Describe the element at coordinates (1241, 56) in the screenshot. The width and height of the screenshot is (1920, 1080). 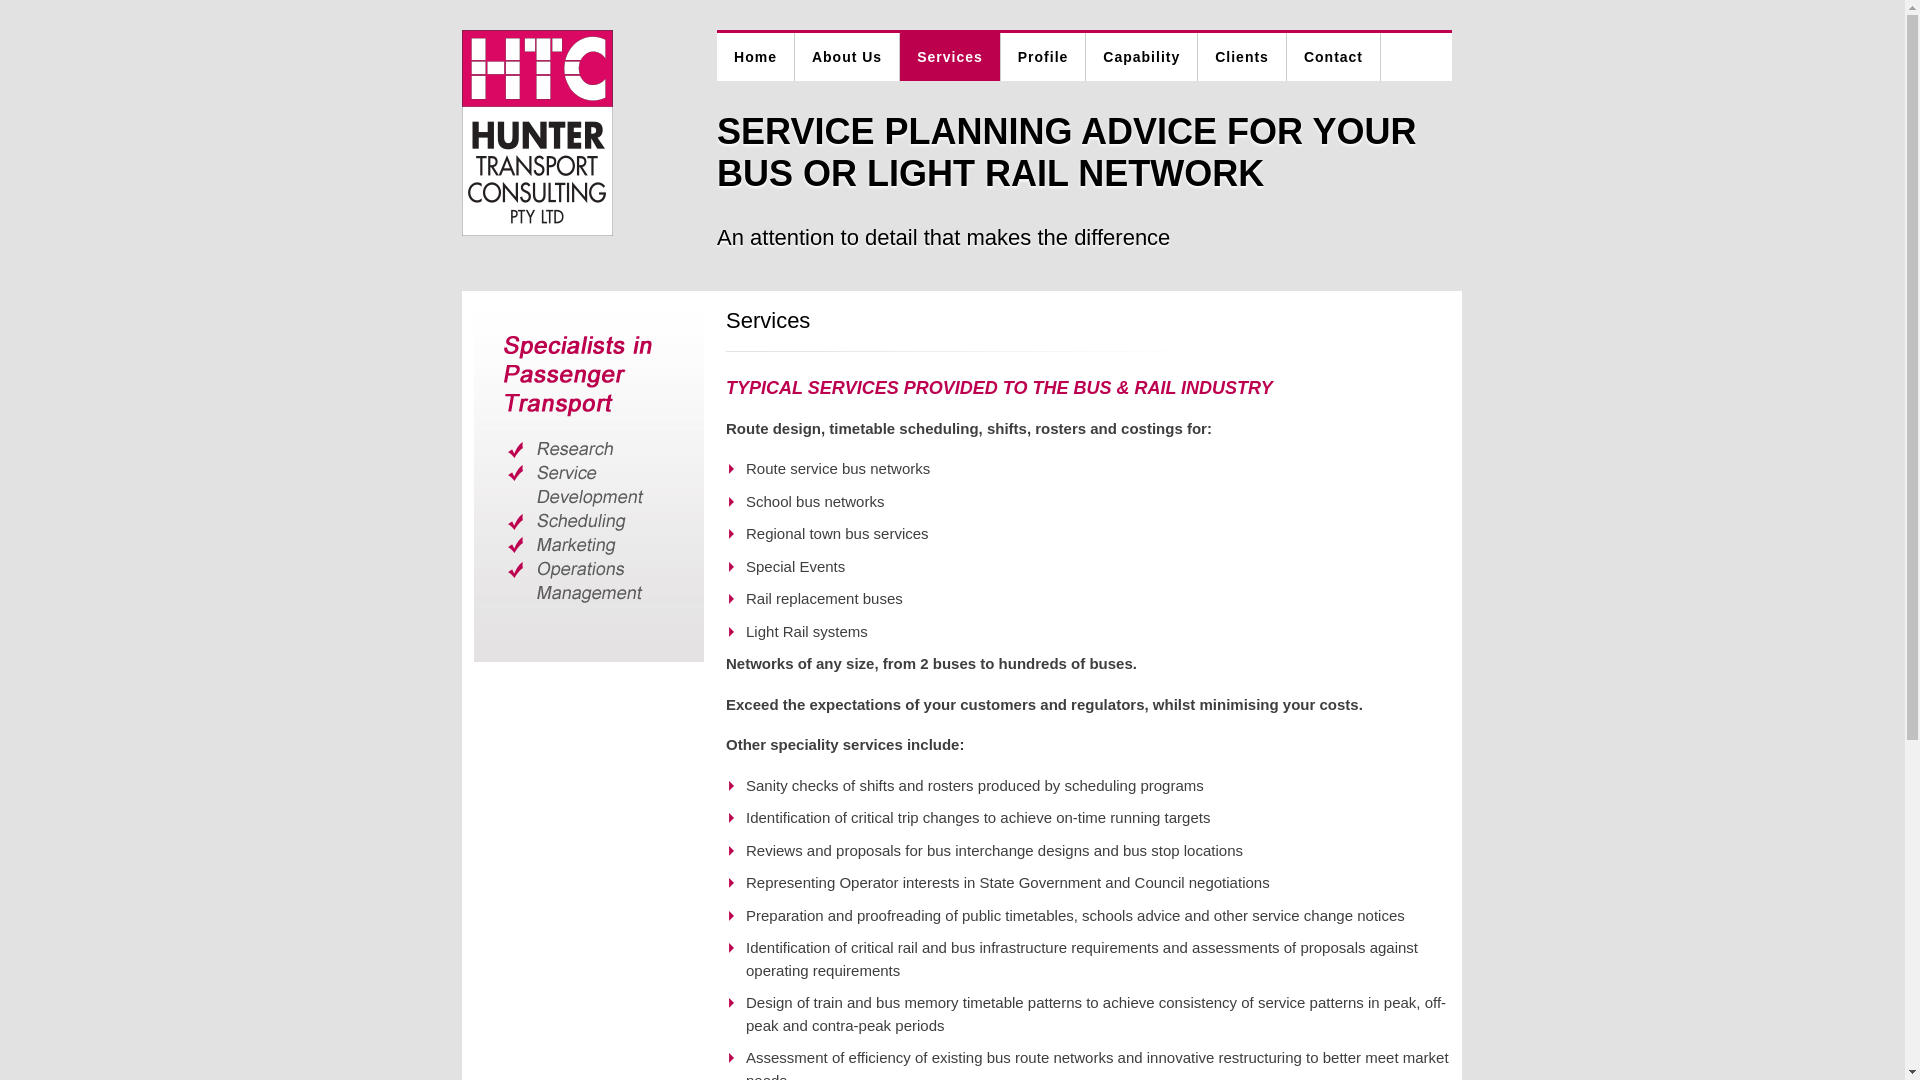
I see `'Clients'` at that location.